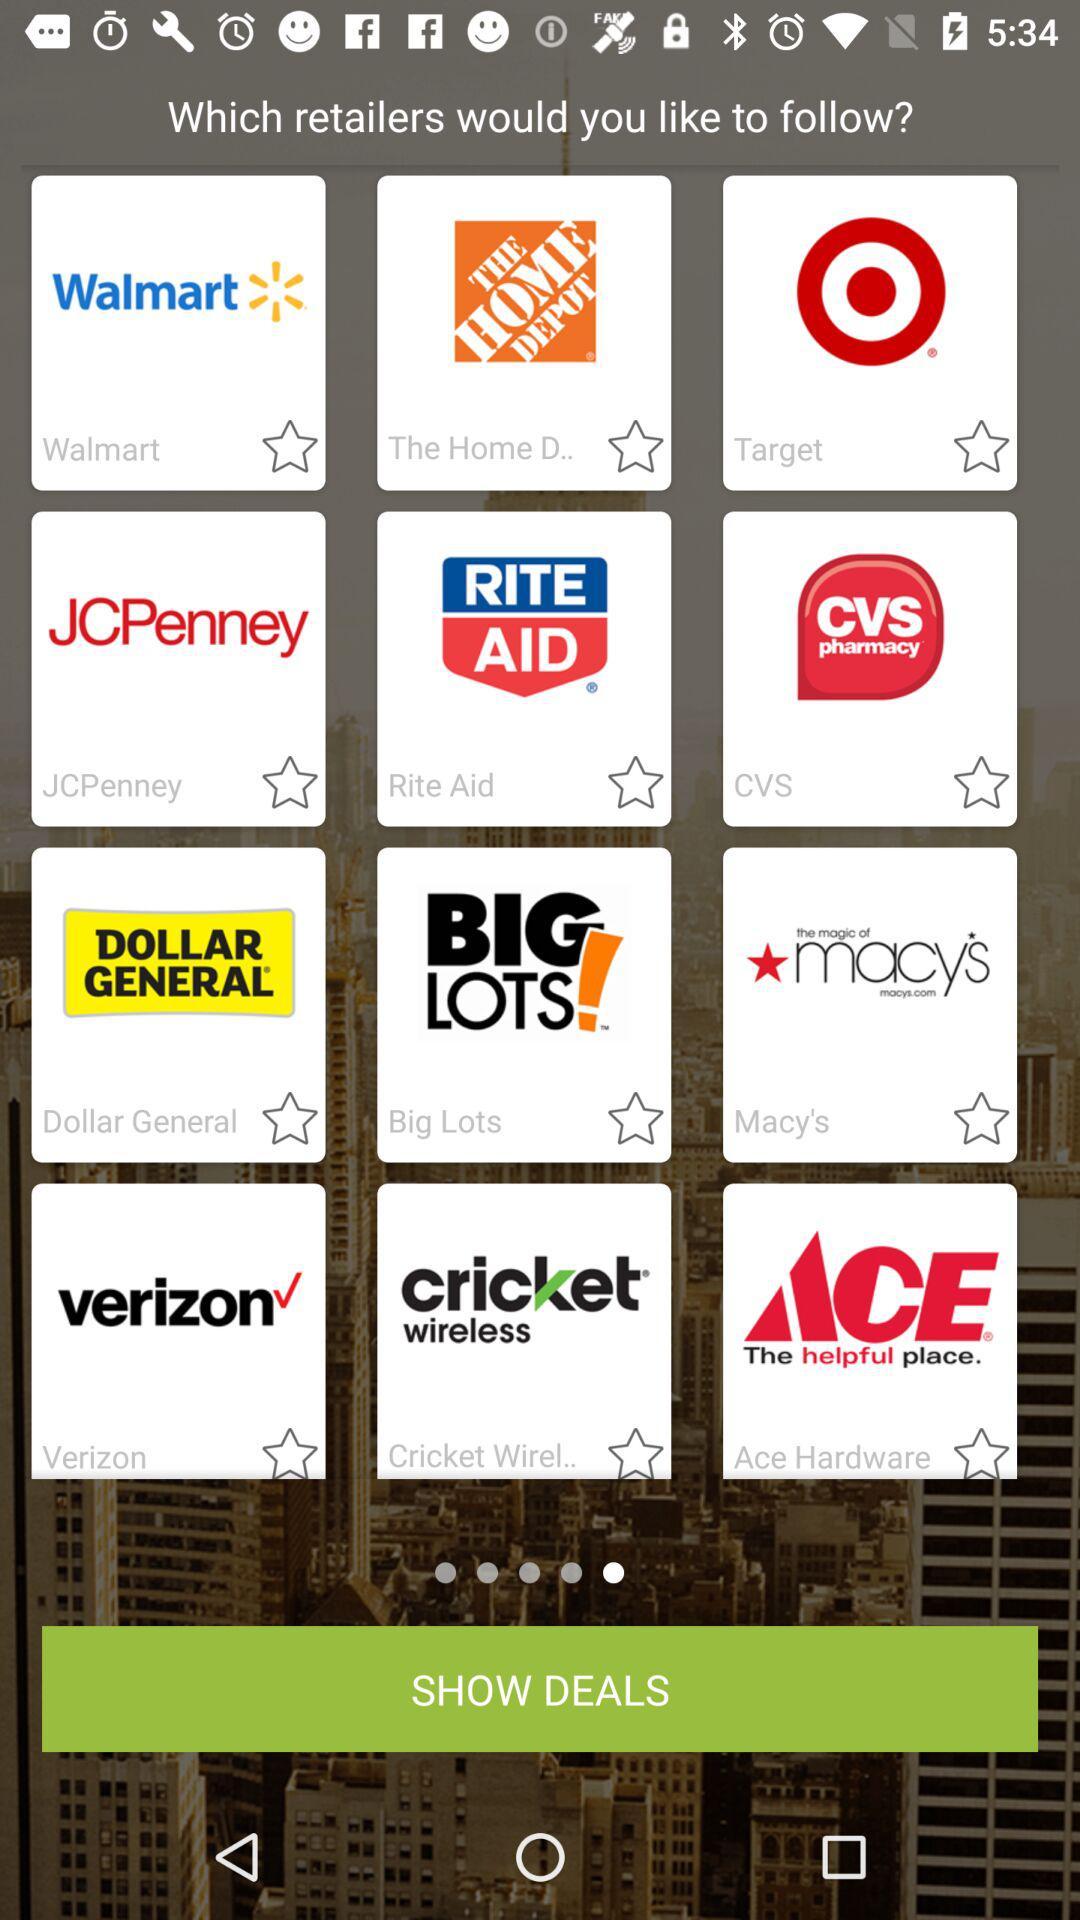  Describe the element at coordinates (968, 783) in the screenshot. I see `rate star` at that location.